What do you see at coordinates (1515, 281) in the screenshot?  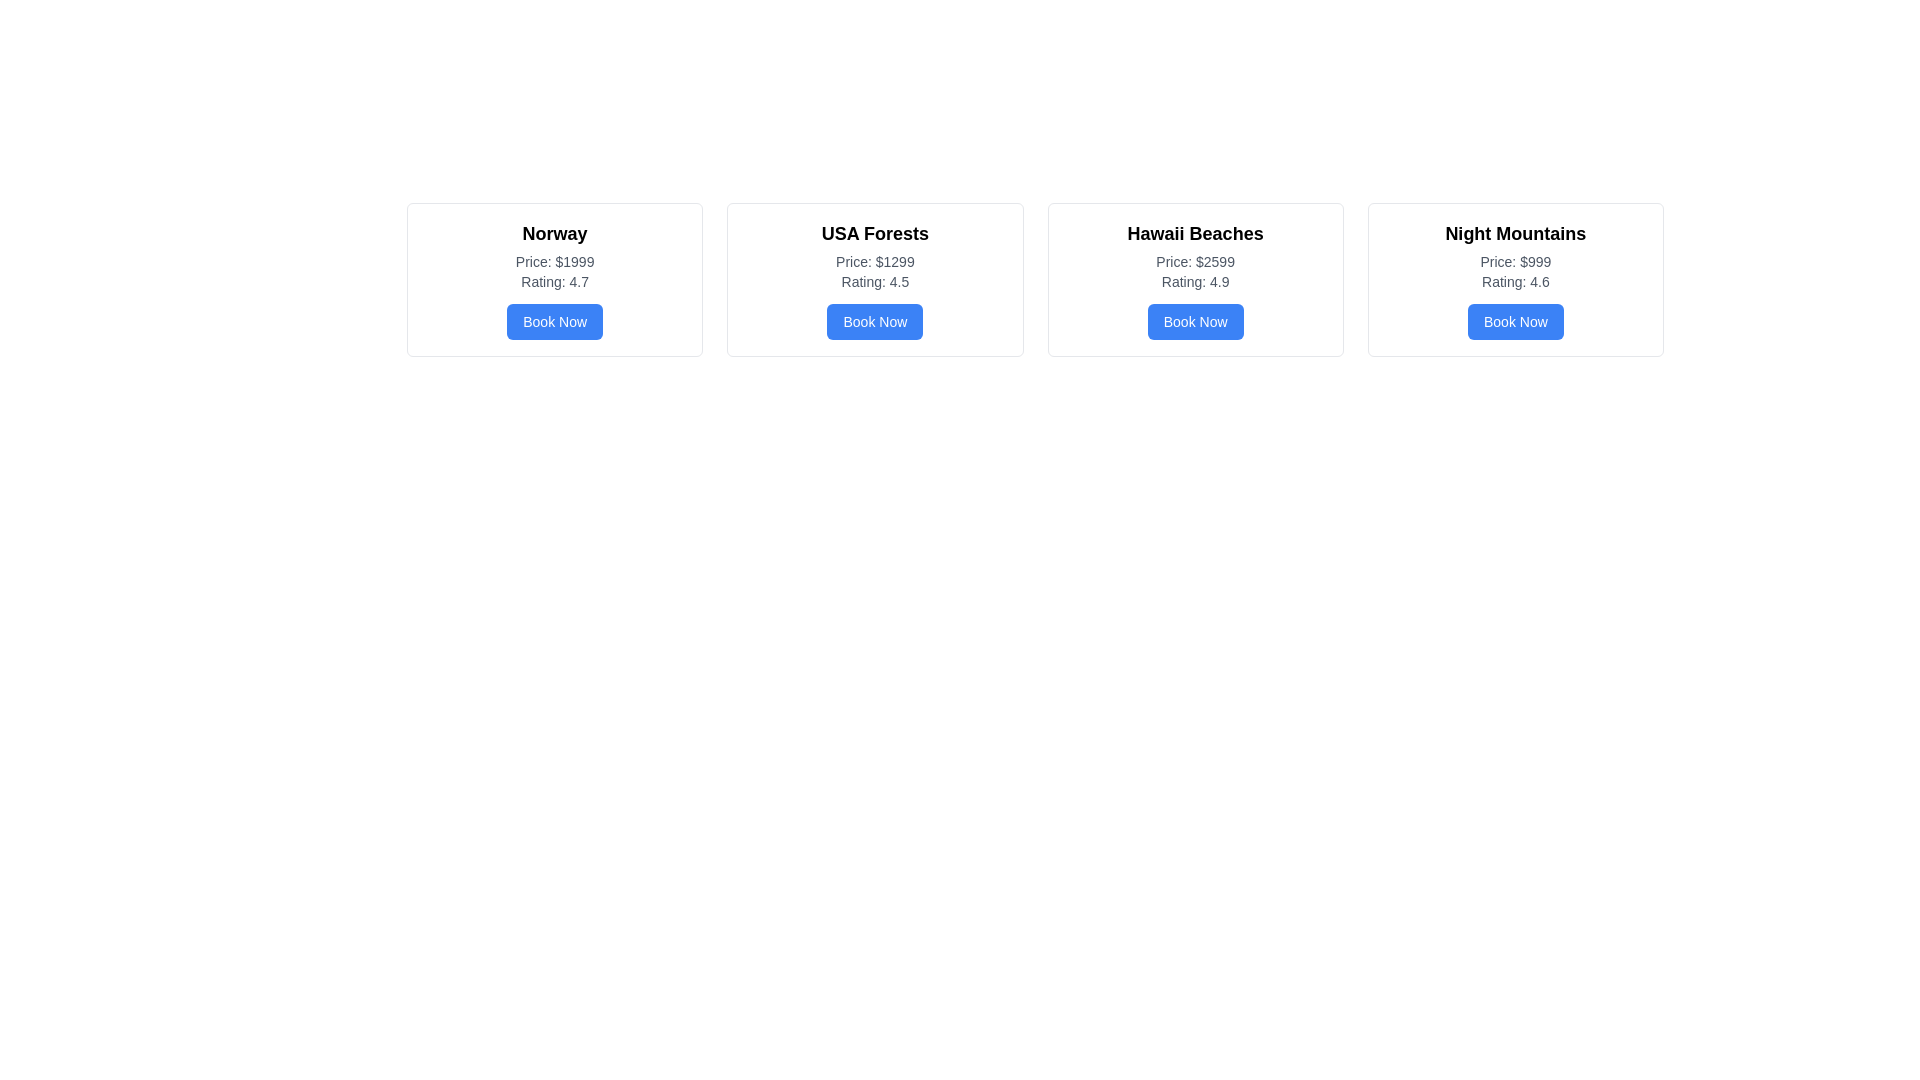 I see `text label that displays the rating, which shows 'Rating: 4.6', located below the price detail within the 'Night Mountains' card` at bounding box center [1515, 281].